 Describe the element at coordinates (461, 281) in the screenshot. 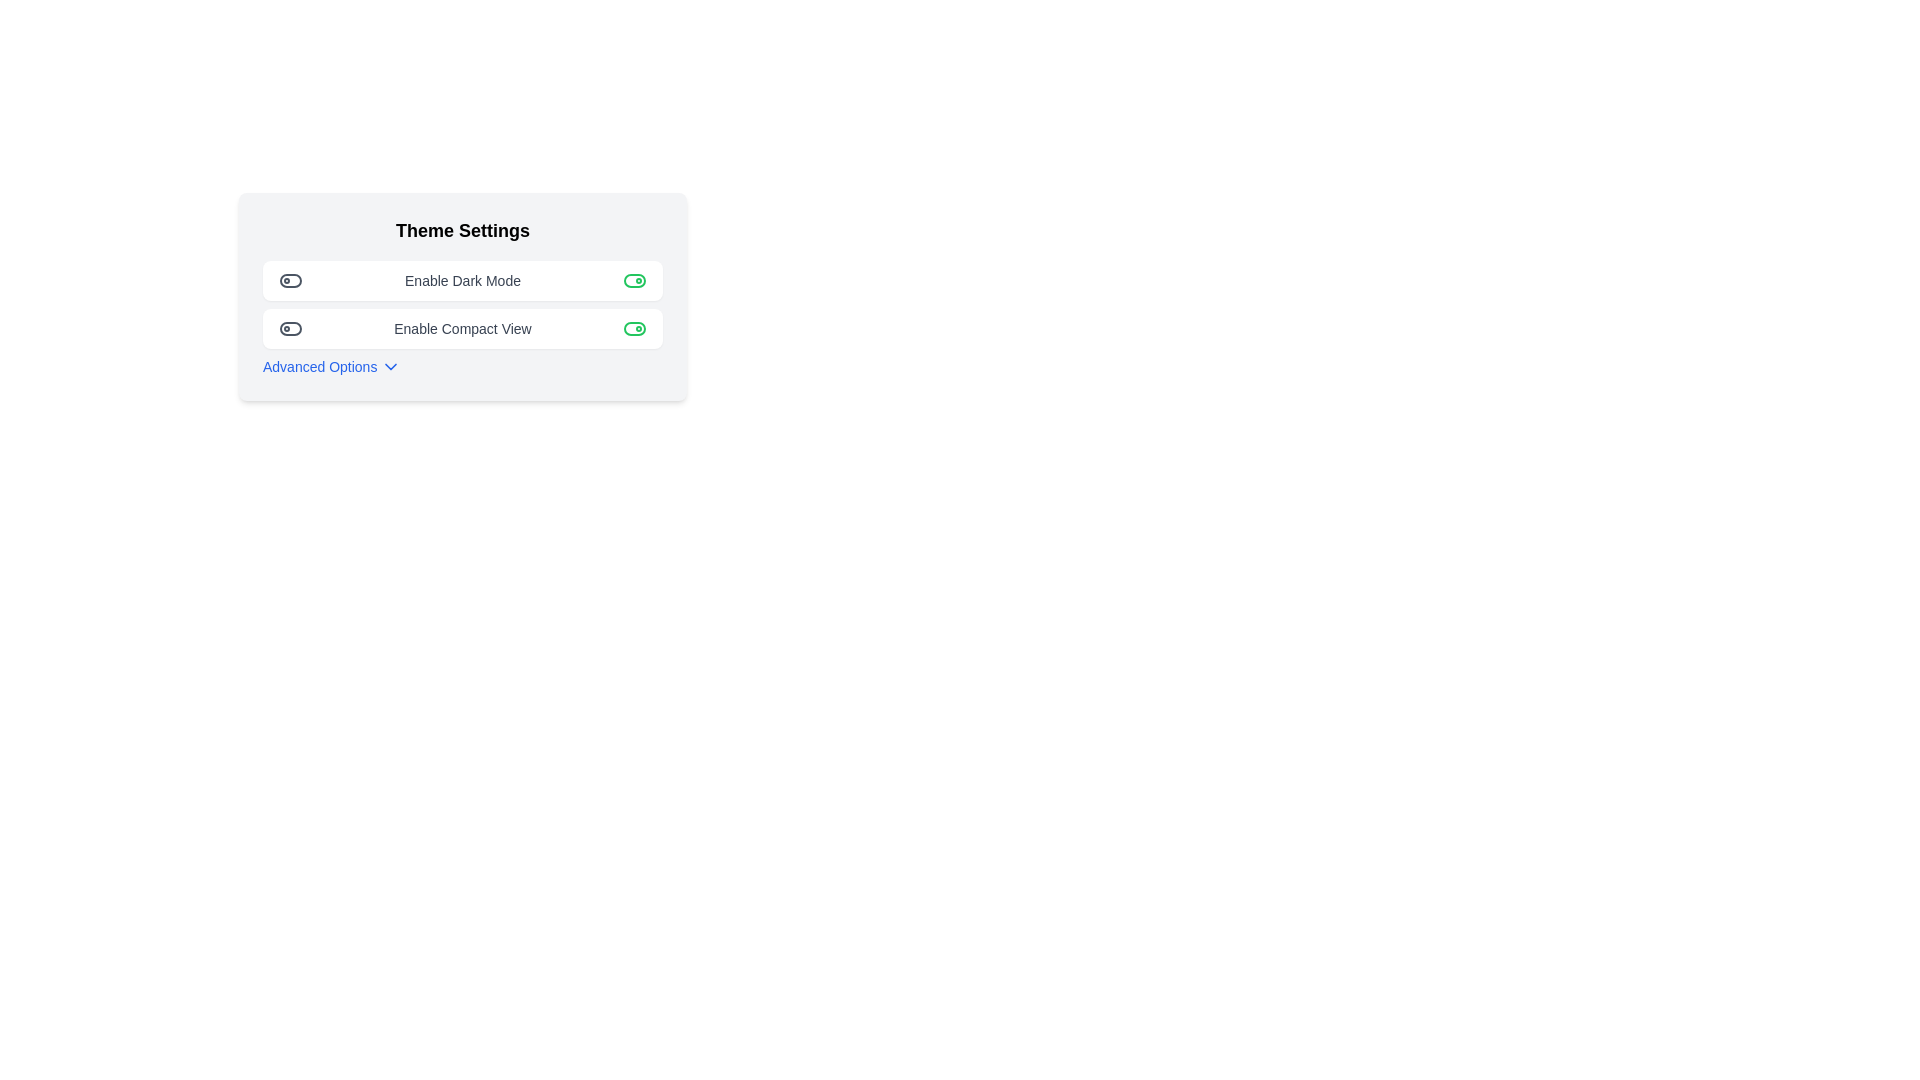

I see `the text label that says 'Enable Dark Mode', which is styled in gray color and located in the middle of the interface` at that location.